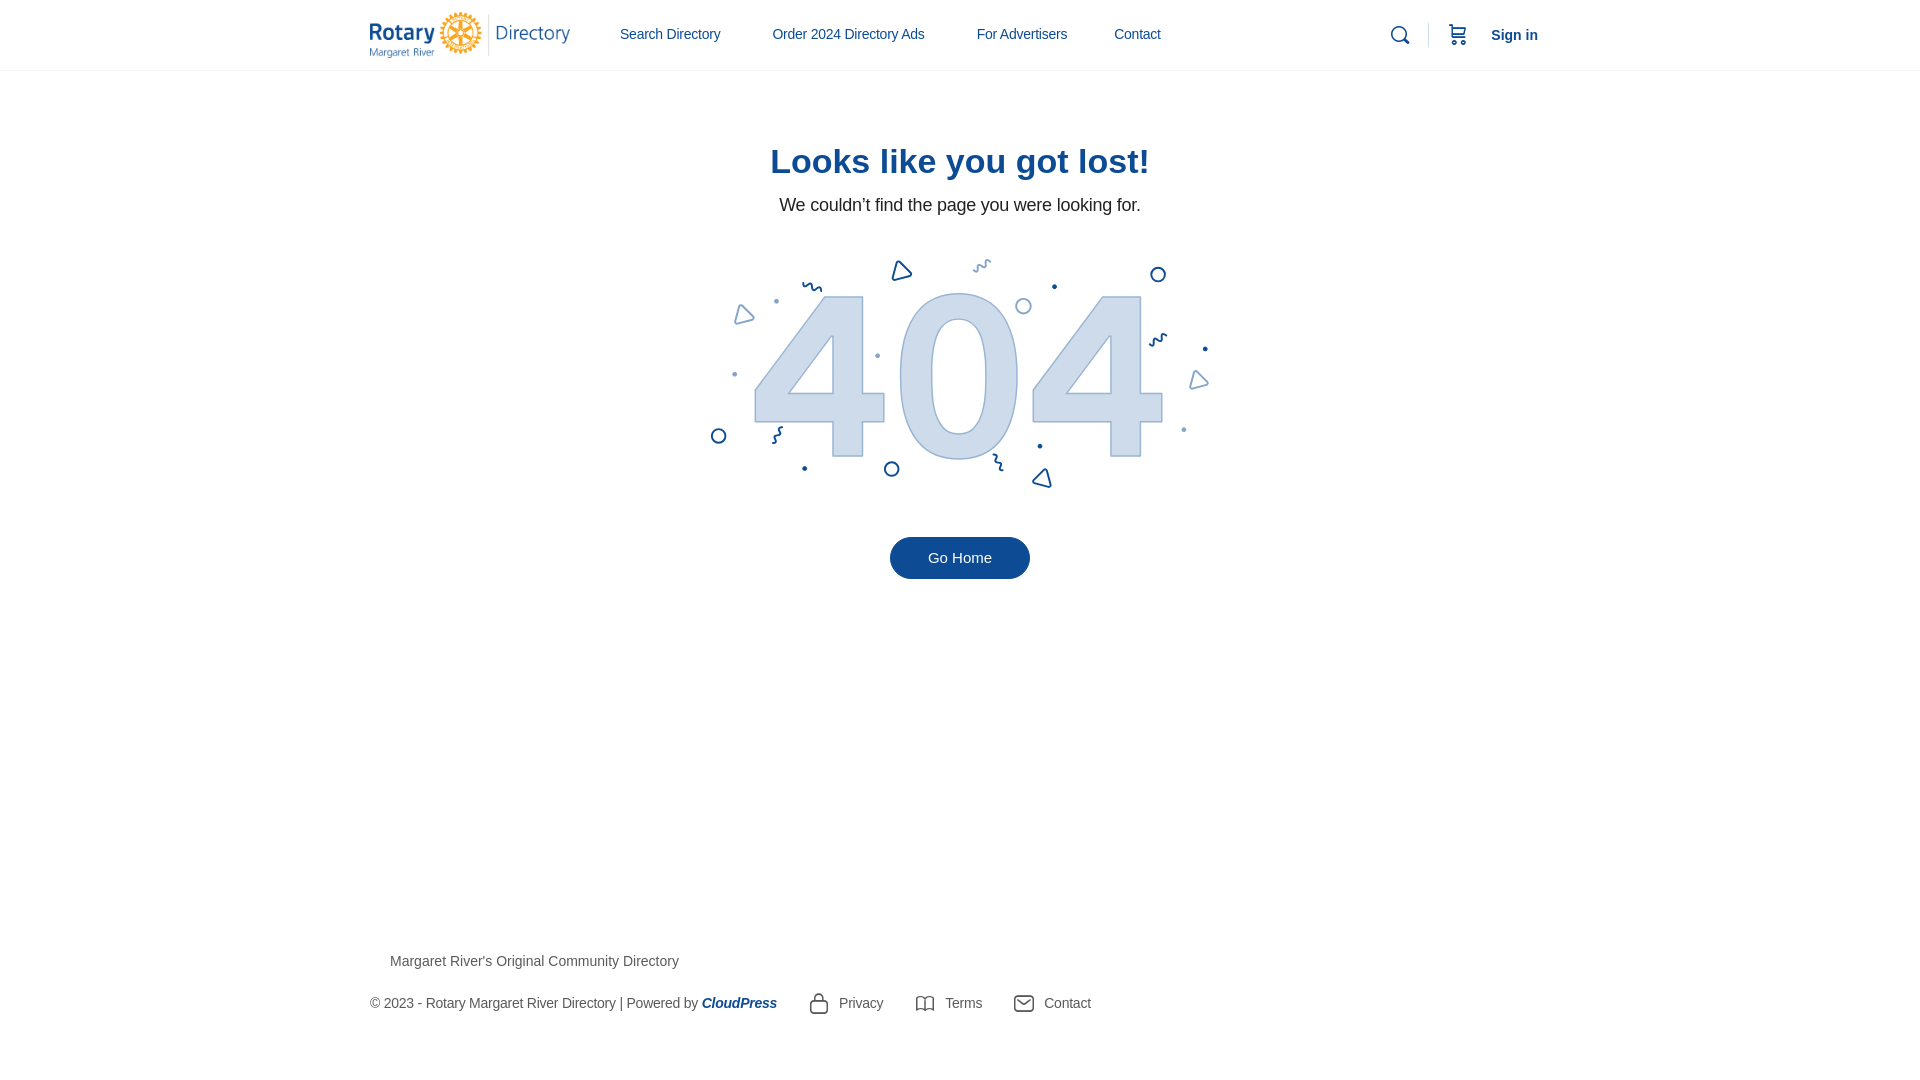 Image resolution: width=1920 pixels, height=1080 pixels. I want to click on 'Terms', so click(946, 1002).